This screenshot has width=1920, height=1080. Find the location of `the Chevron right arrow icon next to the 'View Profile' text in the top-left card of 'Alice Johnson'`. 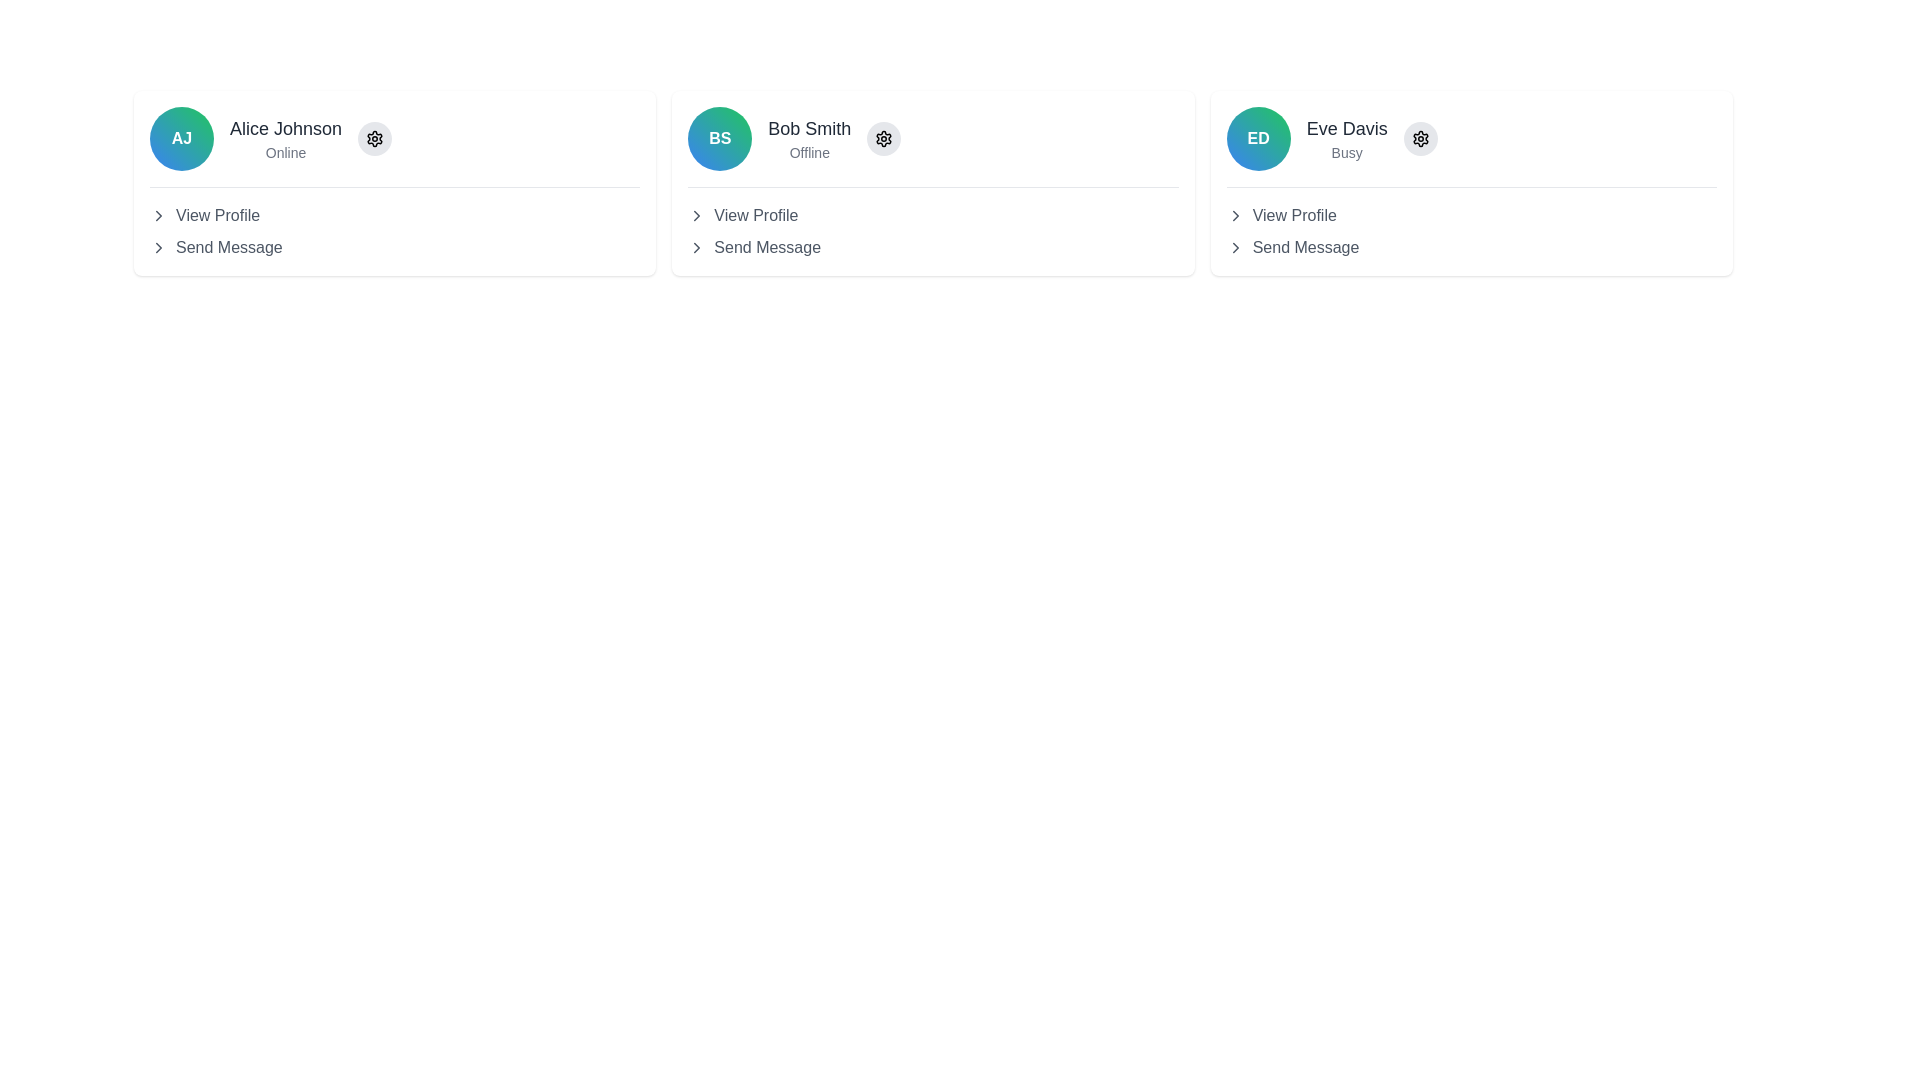

the Chevron right arrow icon next to the 'View Profile' text in the top-left card of 'Alice Johnson' is located at coordinates (157, 246).